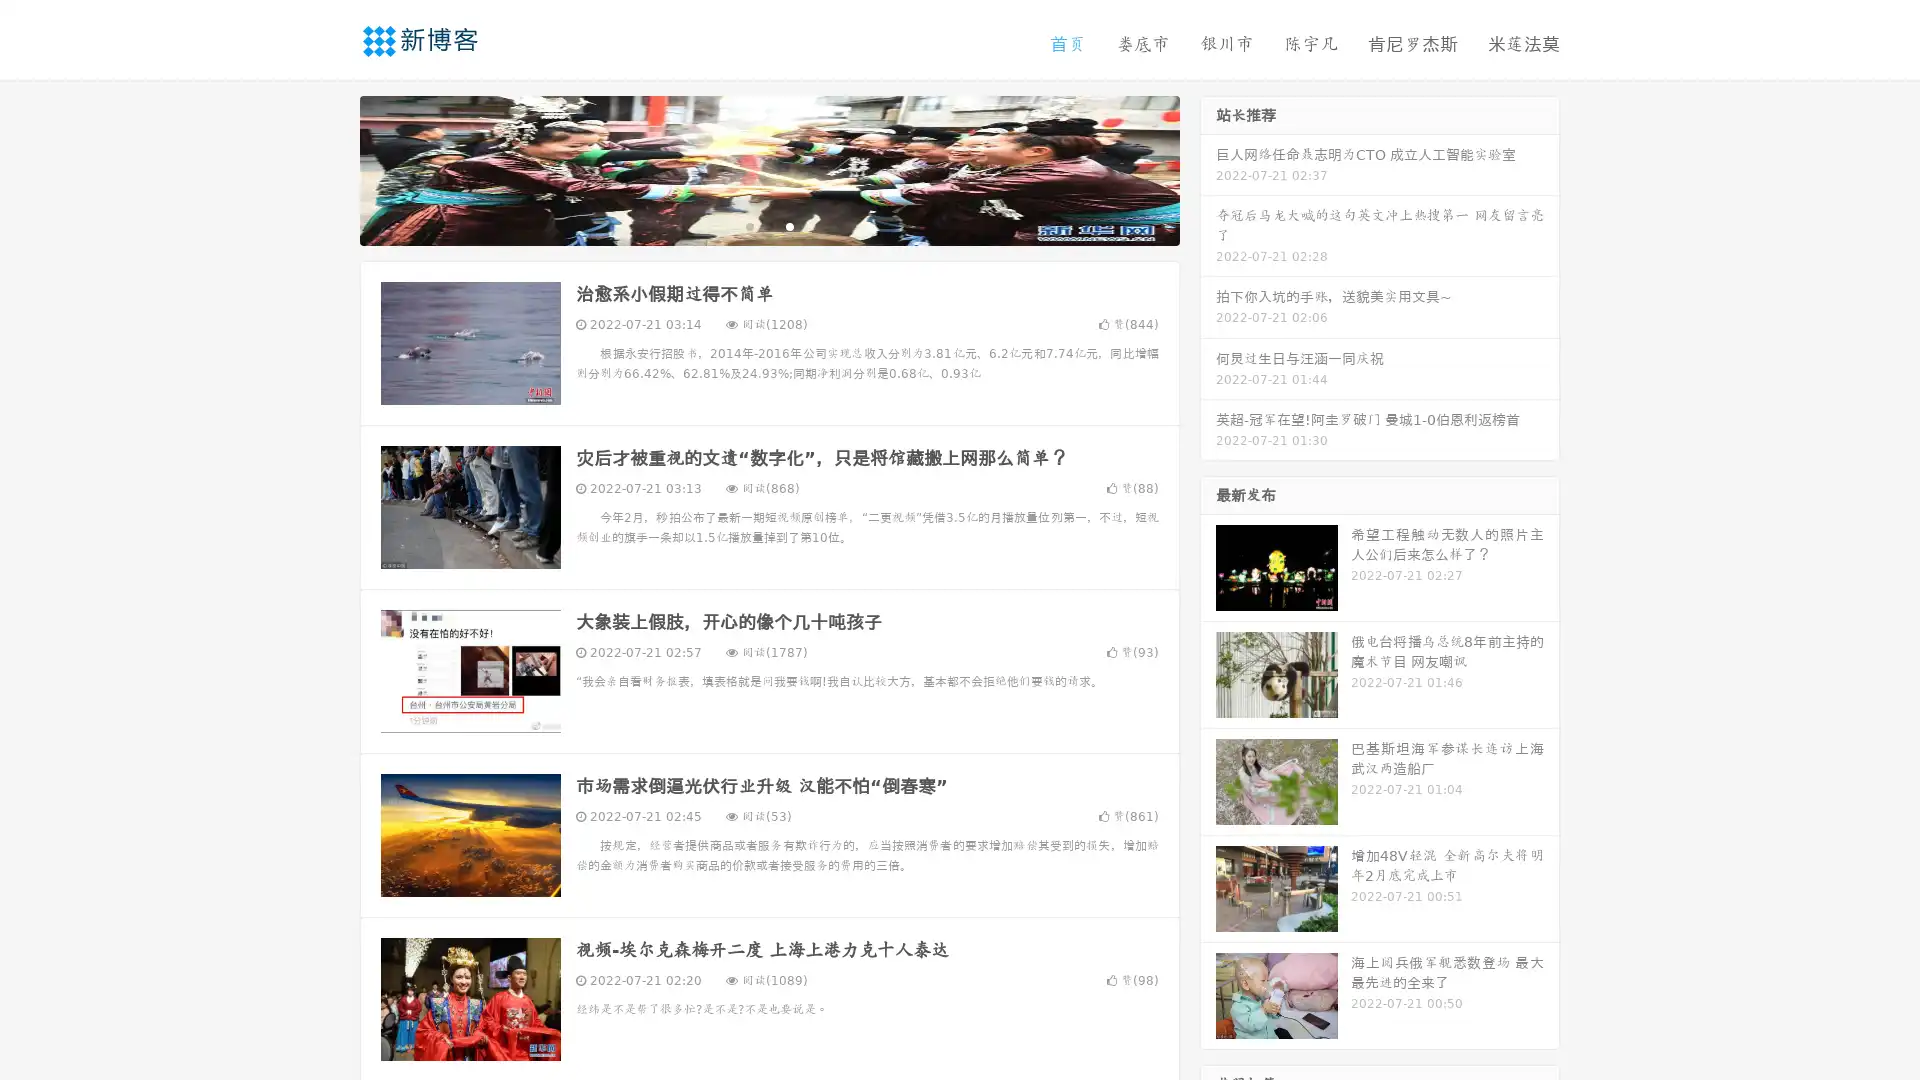  Describe the element at coordinates (1208, 168) in the screenshot. I see `Next slide` at that location.